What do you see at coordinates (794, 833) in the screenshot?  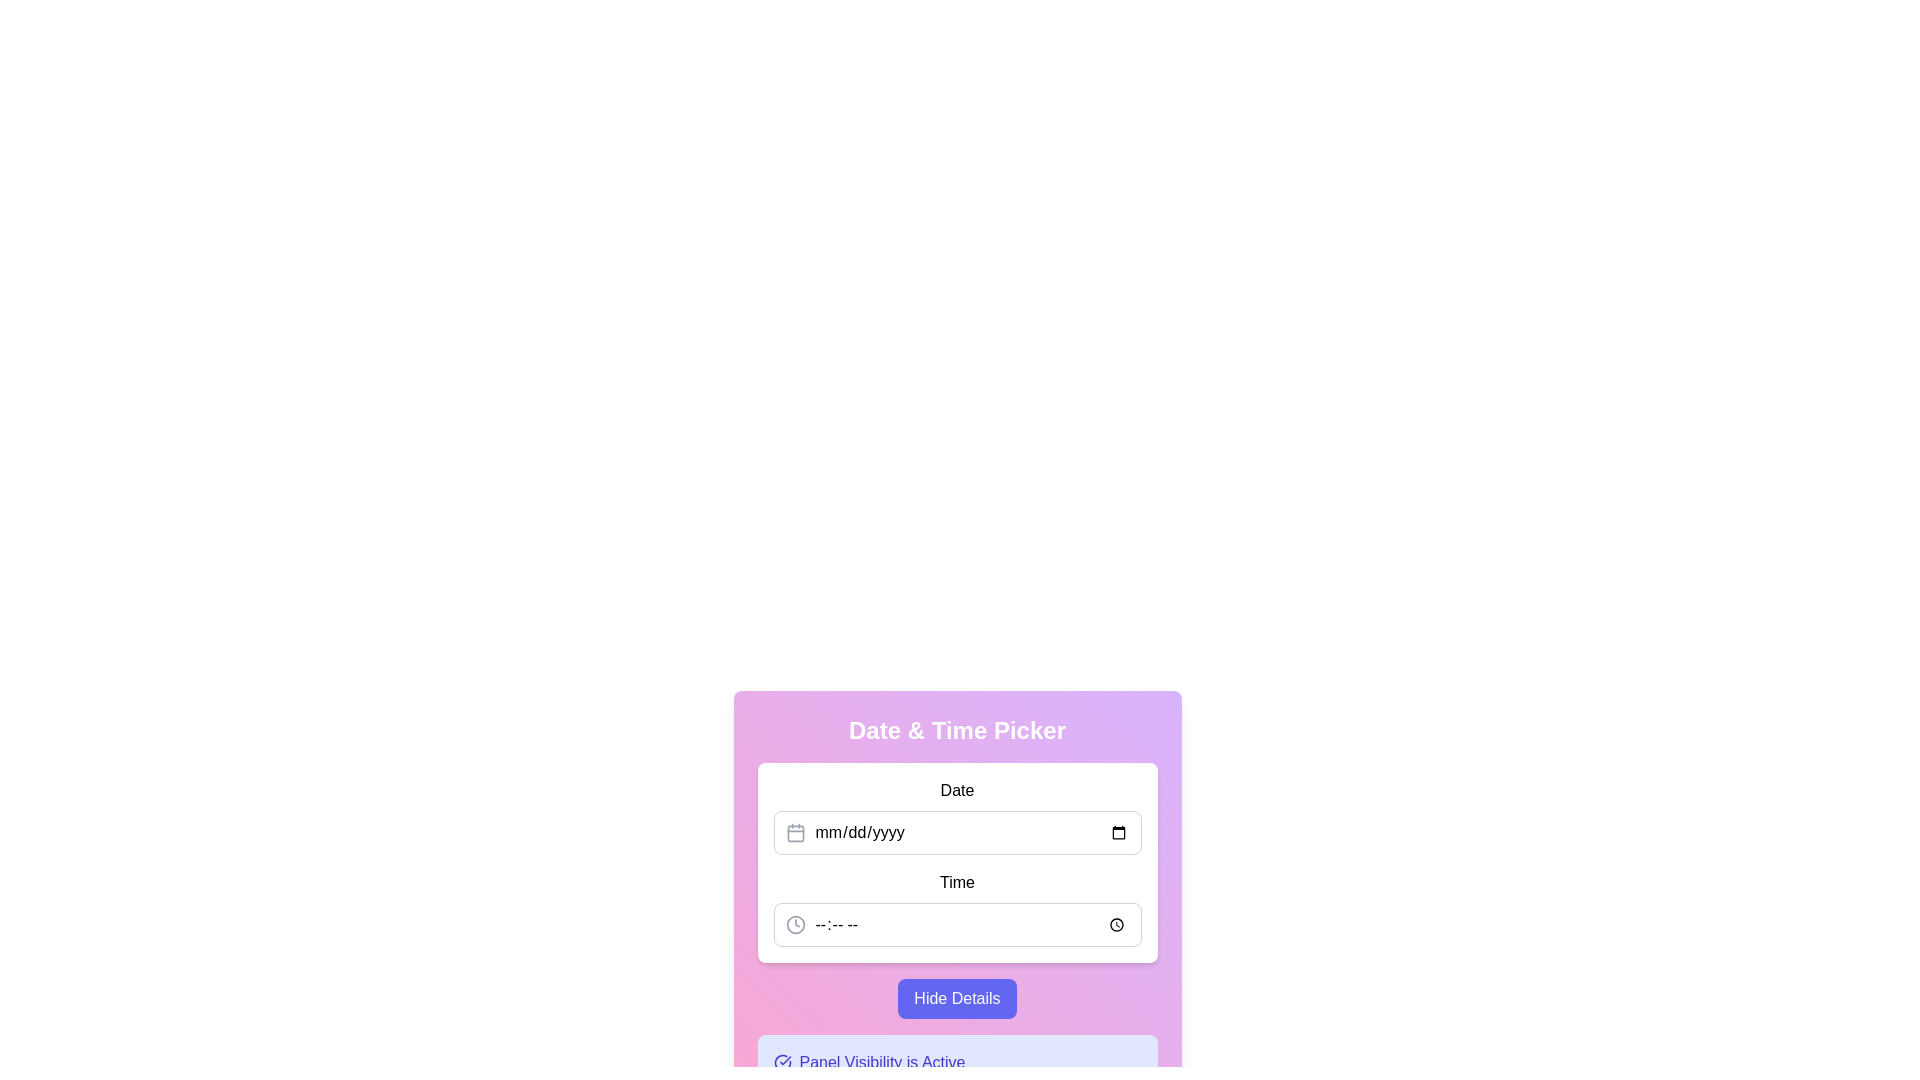 I see `the calendar icon located to the left of the placeholder text 'mm/dd/yyyy' in the Date field of the Date and Time Picker component` at bounding box center [794, 833].